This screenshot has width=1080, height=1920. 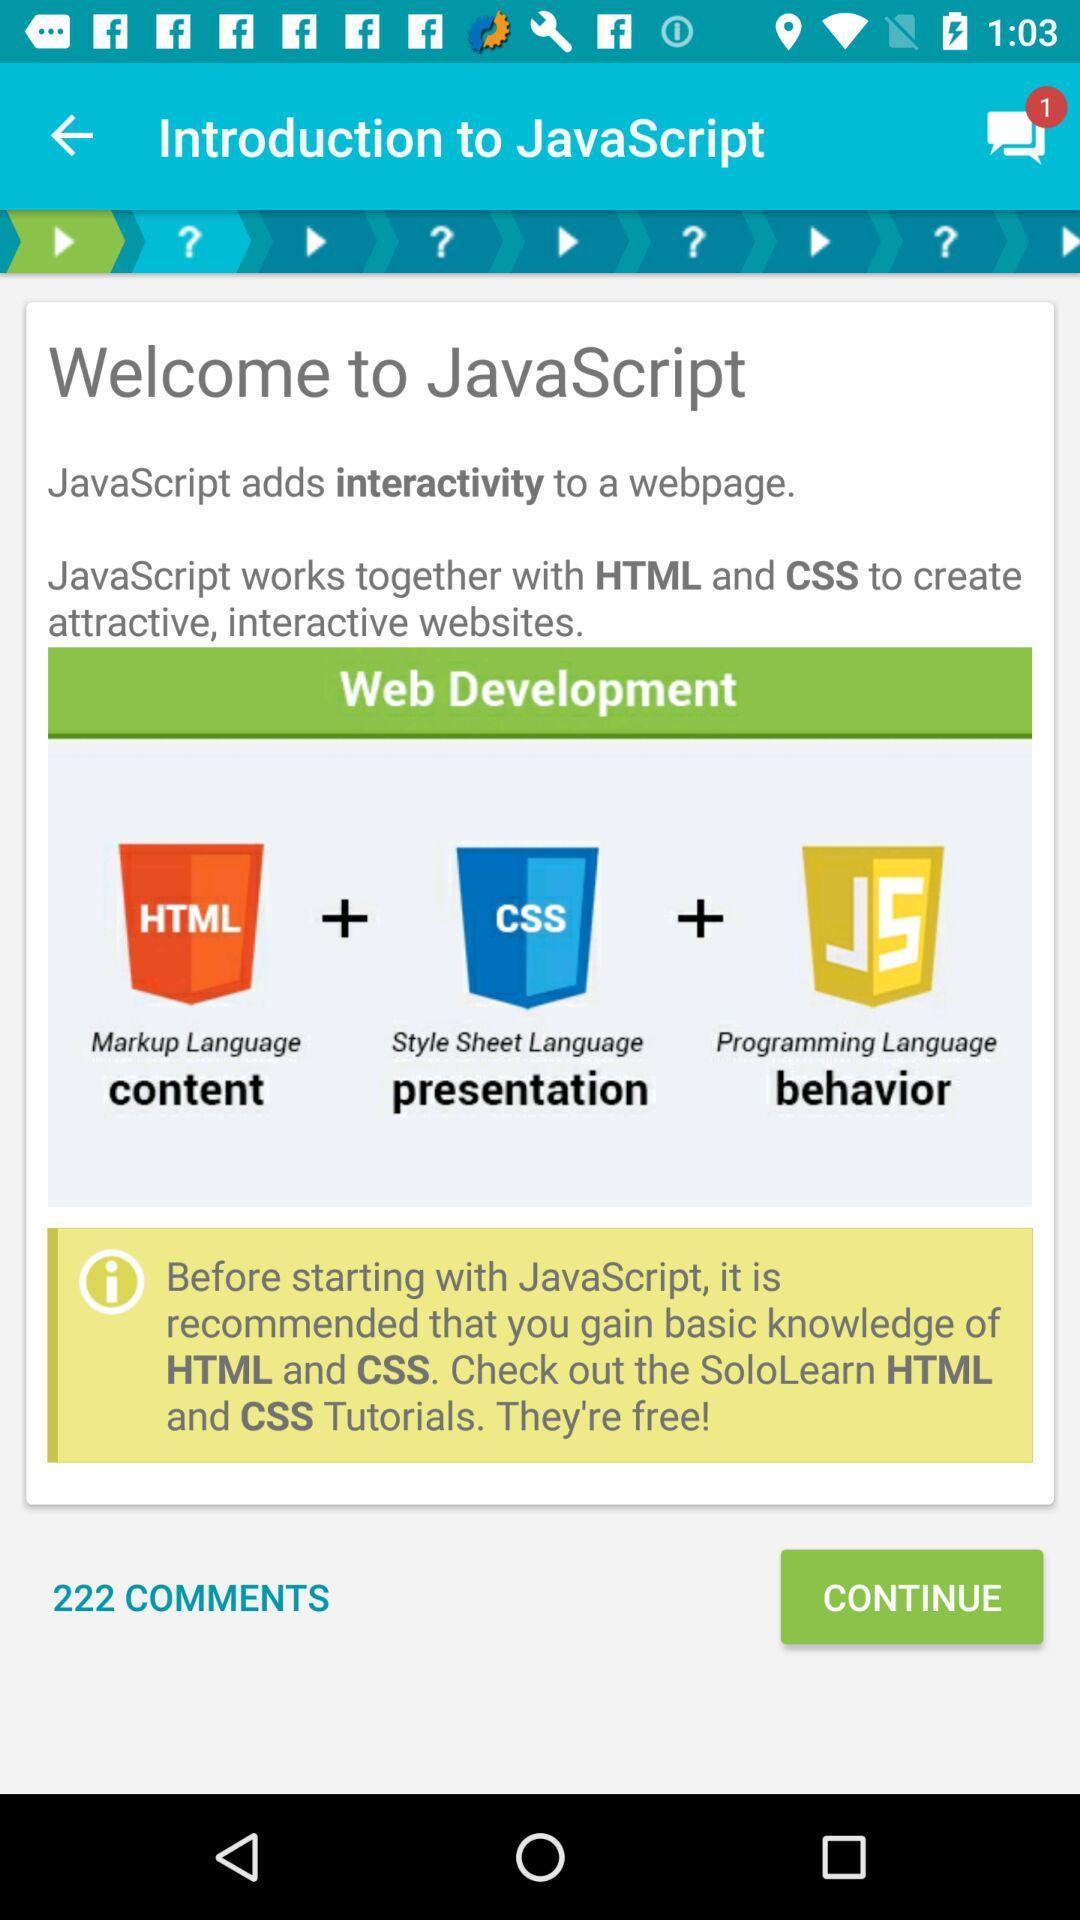 I want to click on open faqs, so click(x=189, y=240).